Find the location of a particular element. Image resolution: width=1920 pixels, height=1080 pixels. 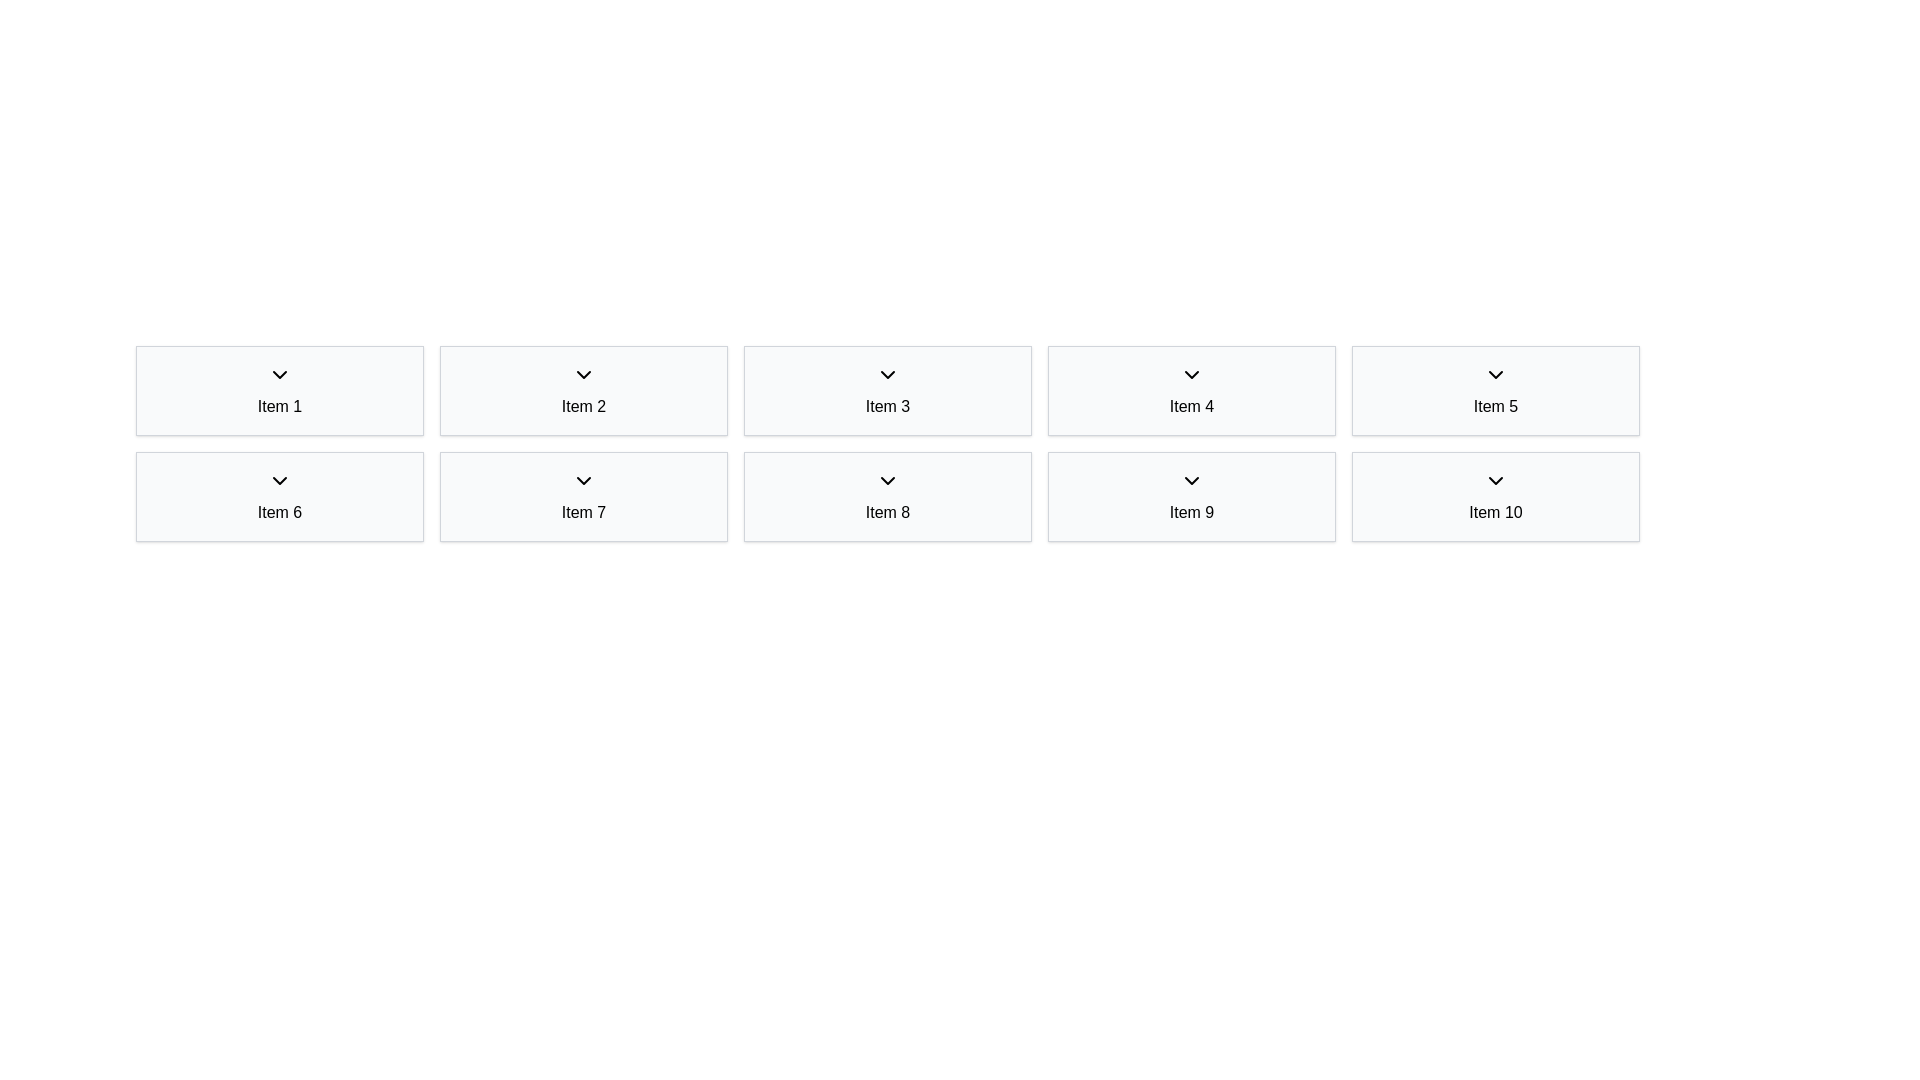

the seventh card in the grid layout, which represents 'Item 7' is located at coordinates (583, 496).